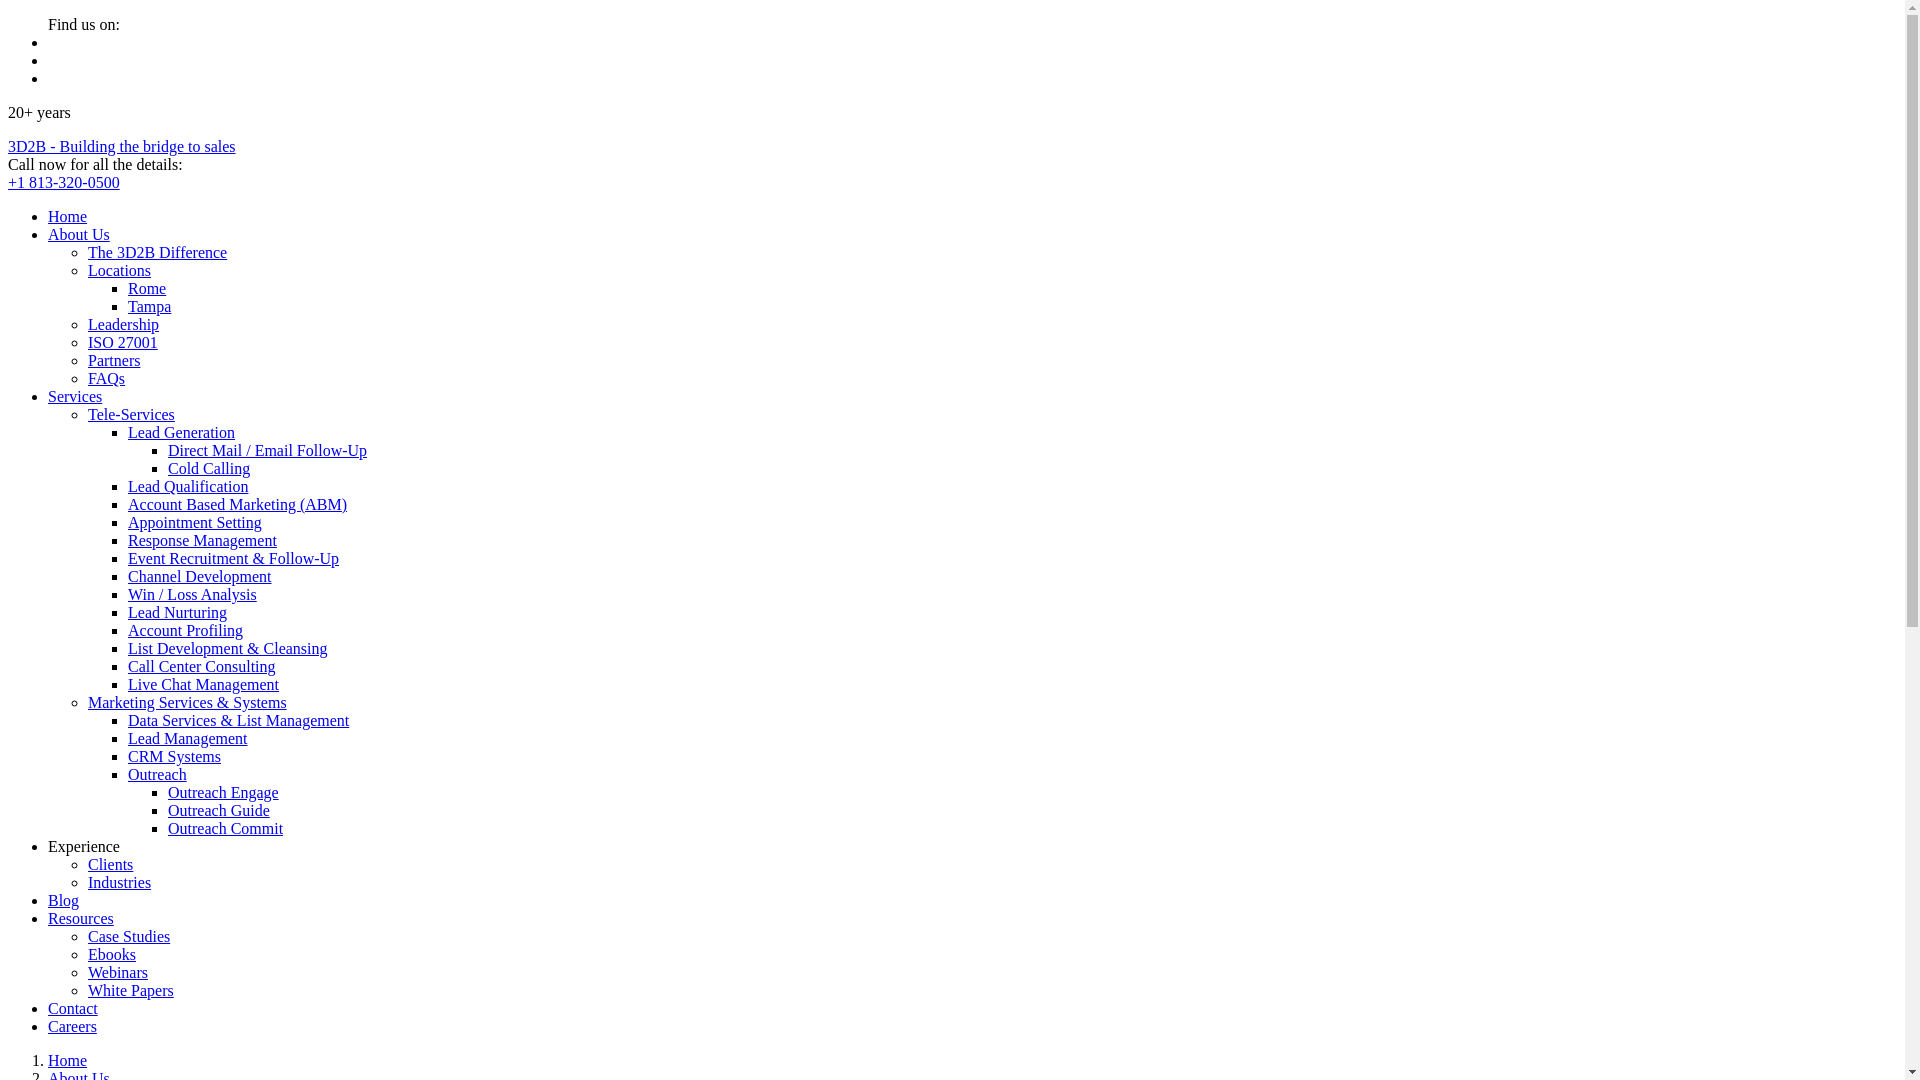  Describe the element at coordinates (109, 863) in the screenshot. I see `'Clients'` at that location.